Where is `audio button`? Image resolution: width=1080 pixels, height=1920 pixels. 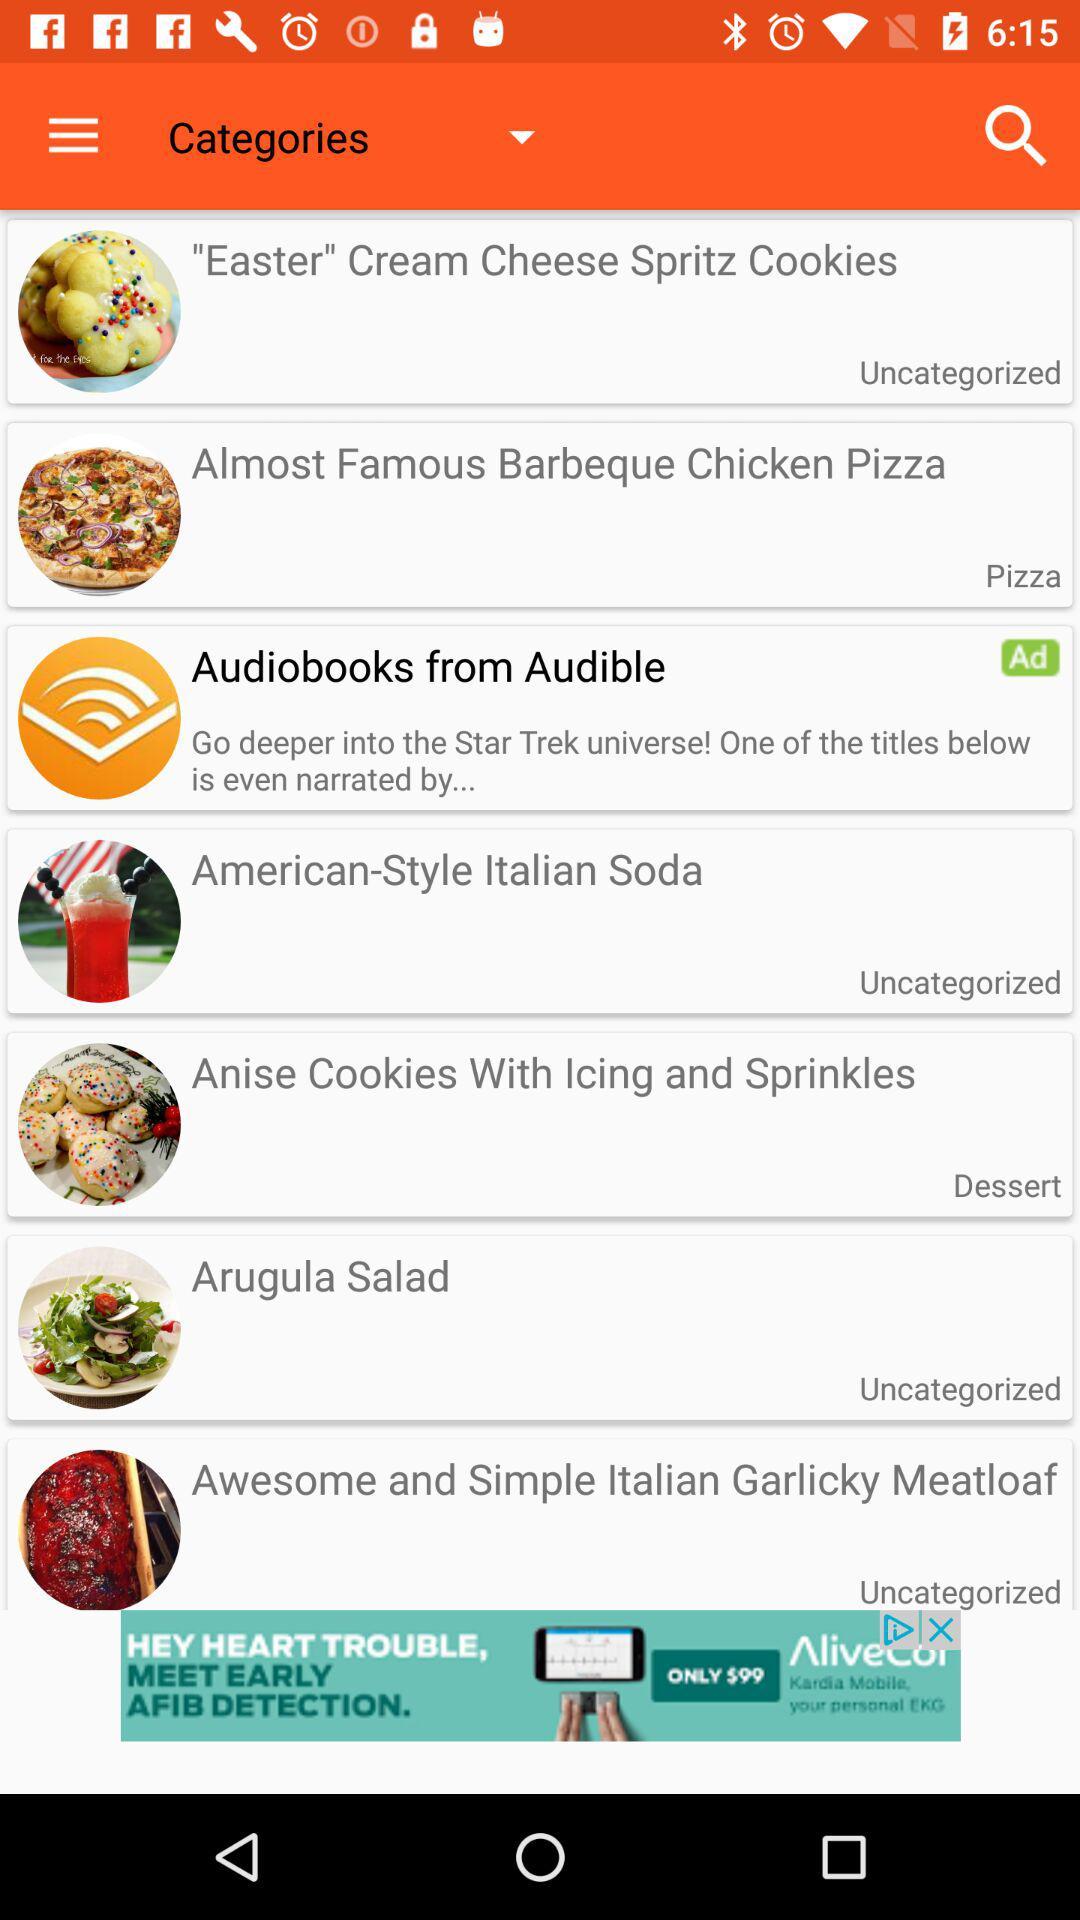 audio button is located at coordinates (99, 718).